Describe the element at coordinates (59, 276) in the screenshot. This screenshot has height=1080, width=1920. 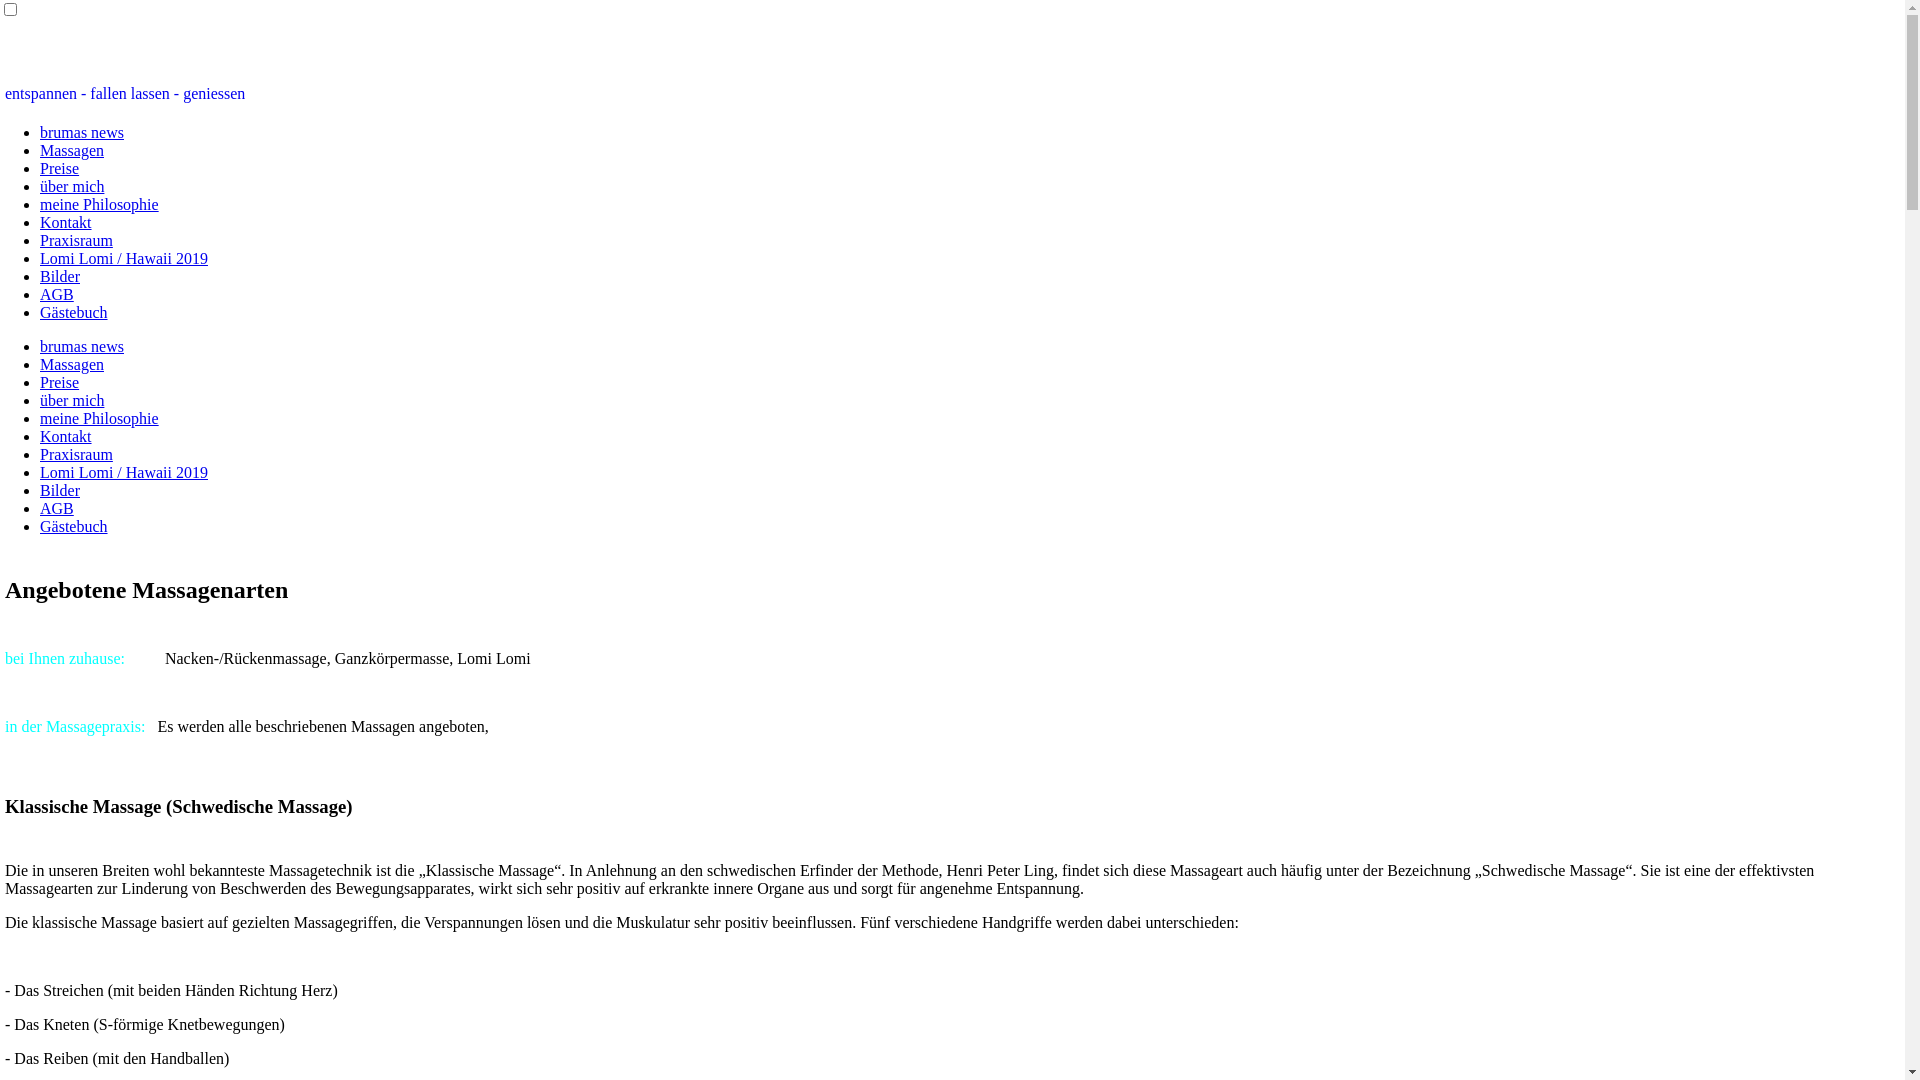
I see `'Bilder'` at that location.